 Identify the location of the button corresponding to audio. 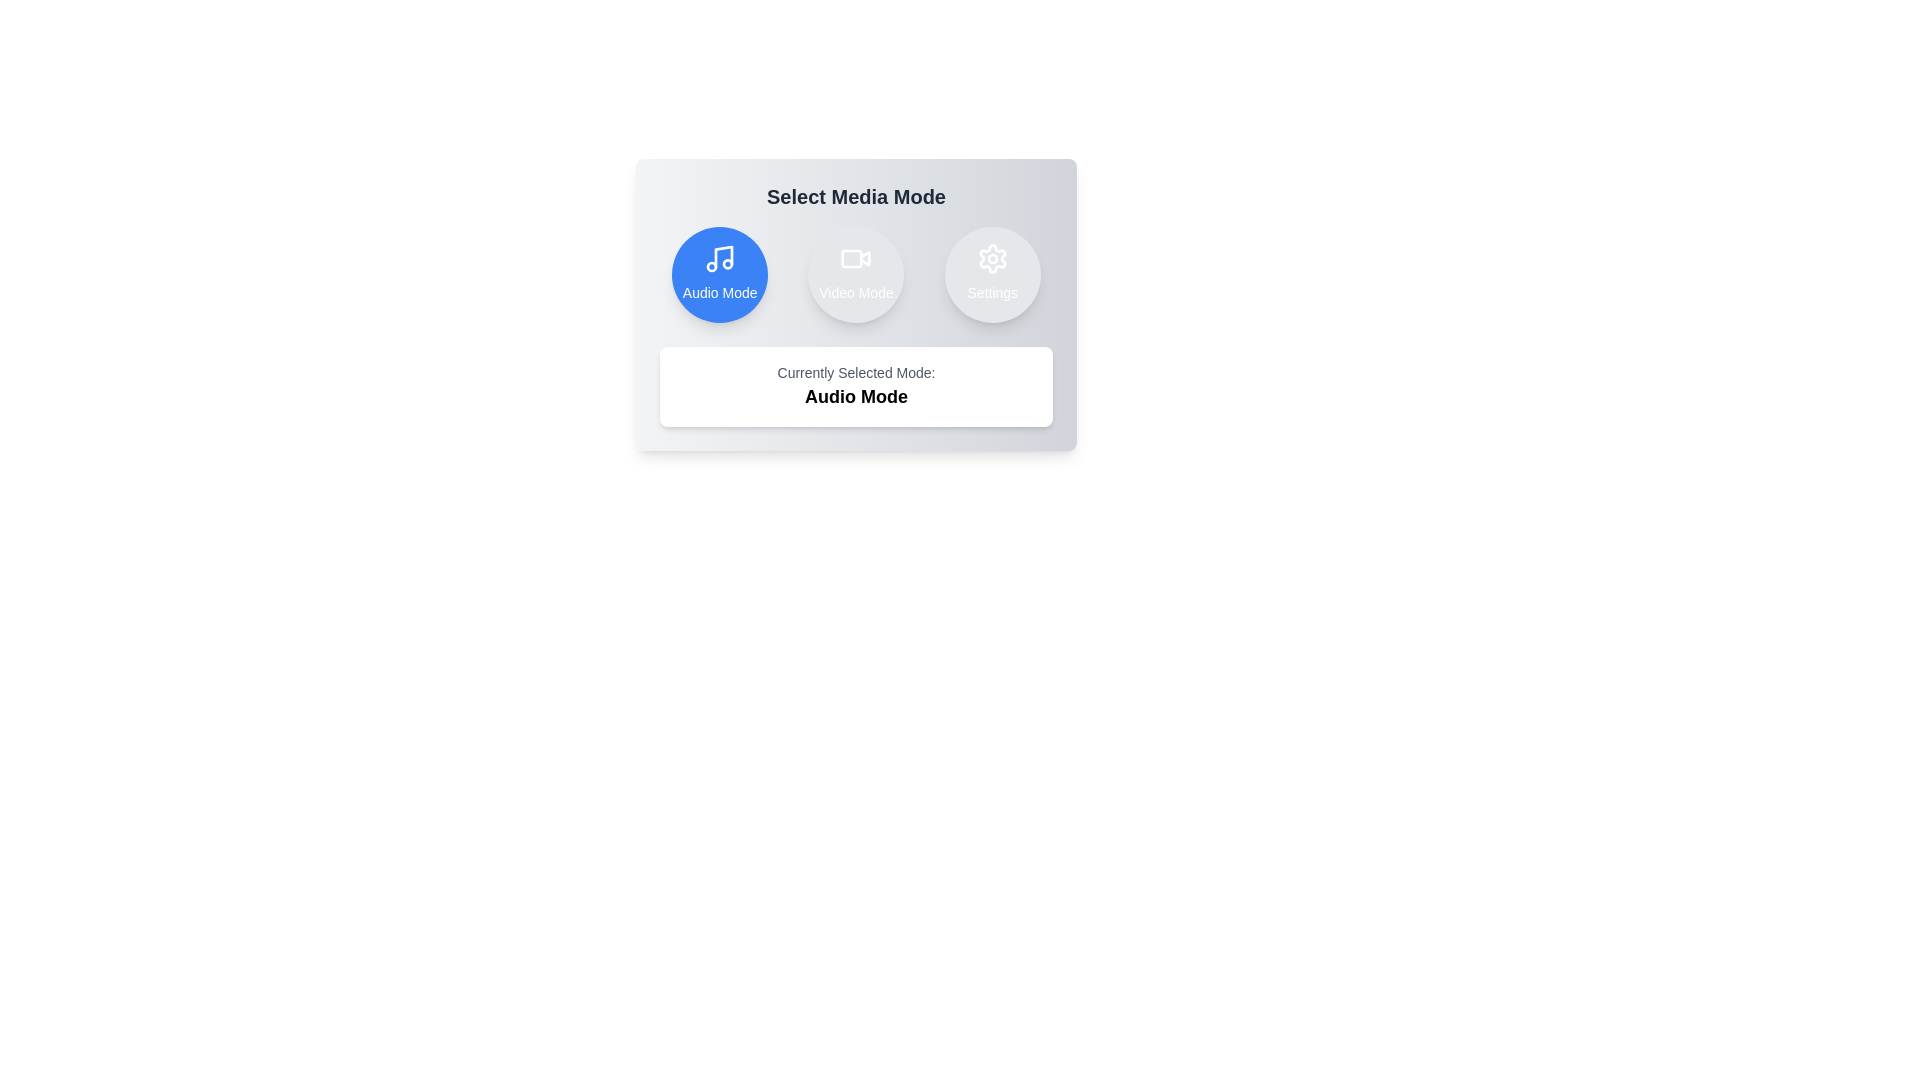
(720, 274).